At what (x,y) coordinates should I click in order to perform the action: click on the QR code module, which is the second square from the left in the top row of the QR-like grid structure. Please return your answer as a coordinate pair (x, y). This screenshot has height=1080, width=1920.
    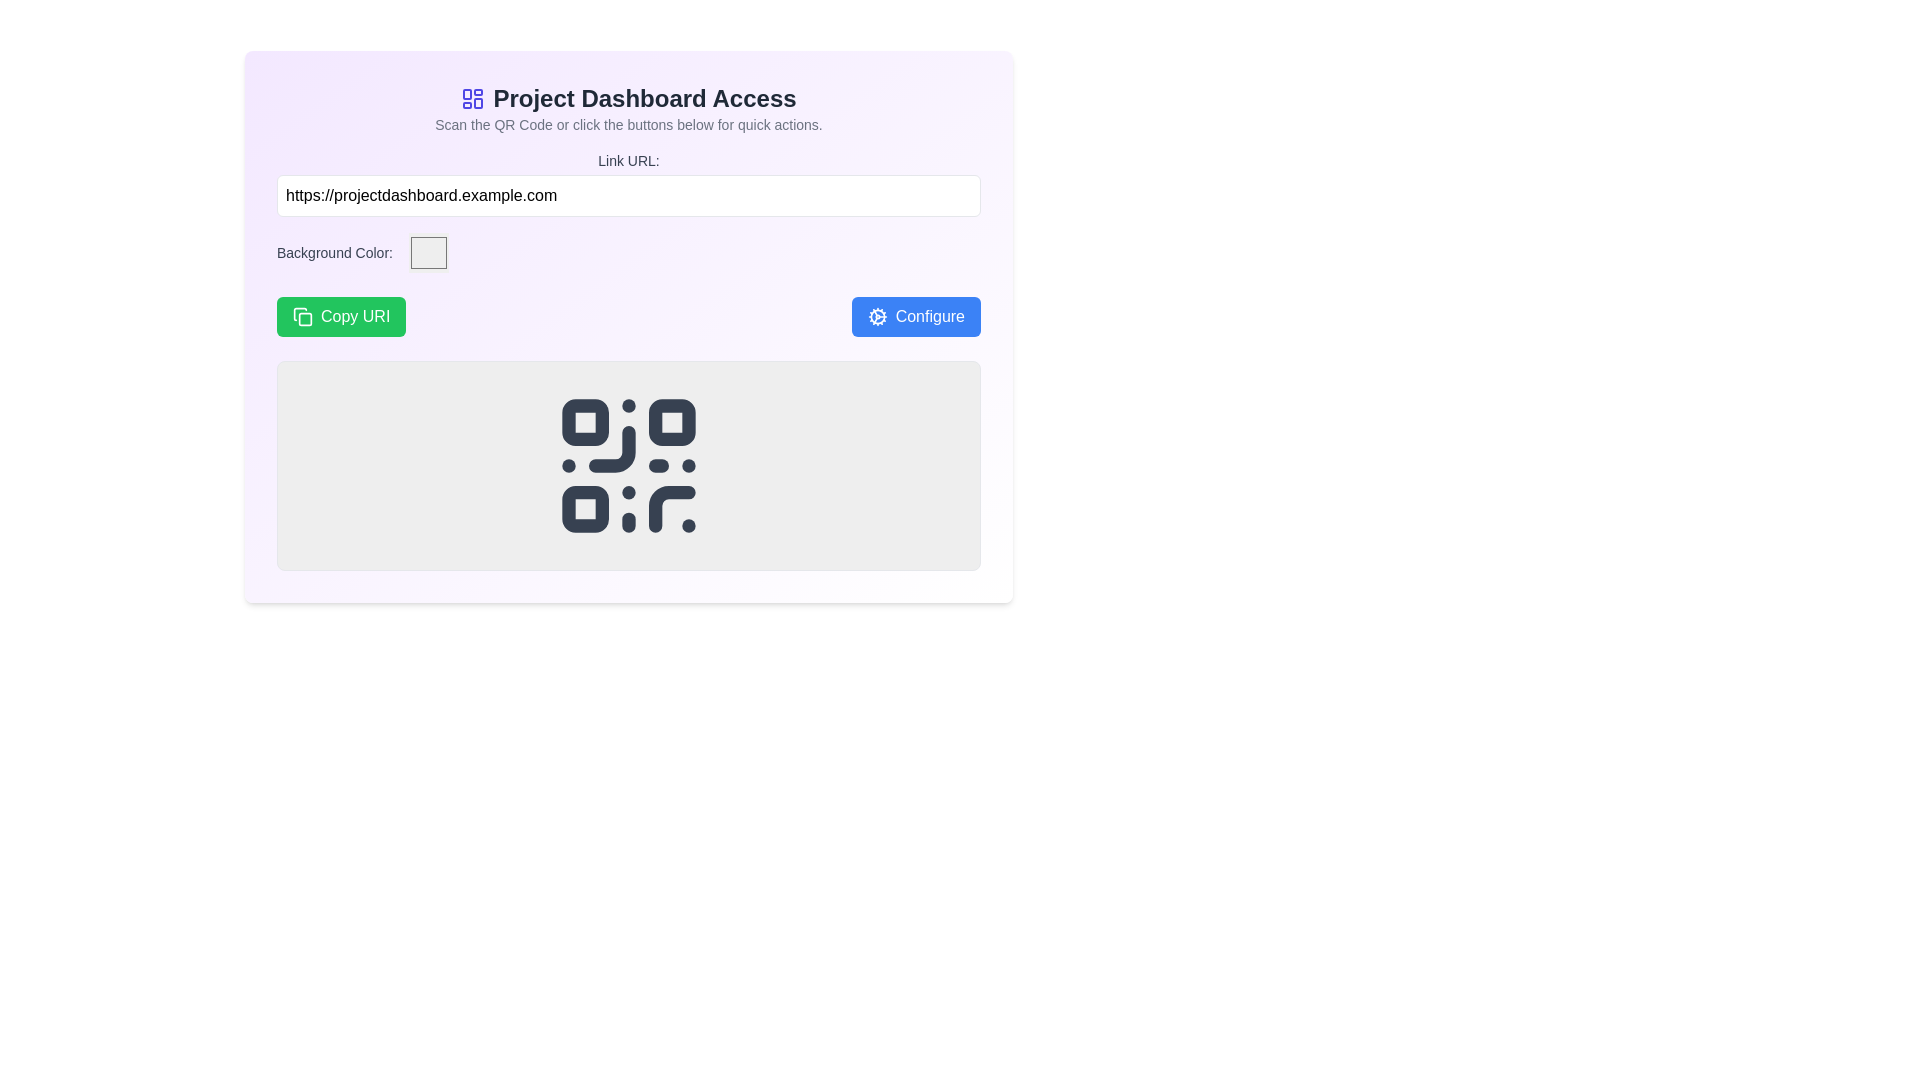
    Looking at the image, I should click on (672, 421).